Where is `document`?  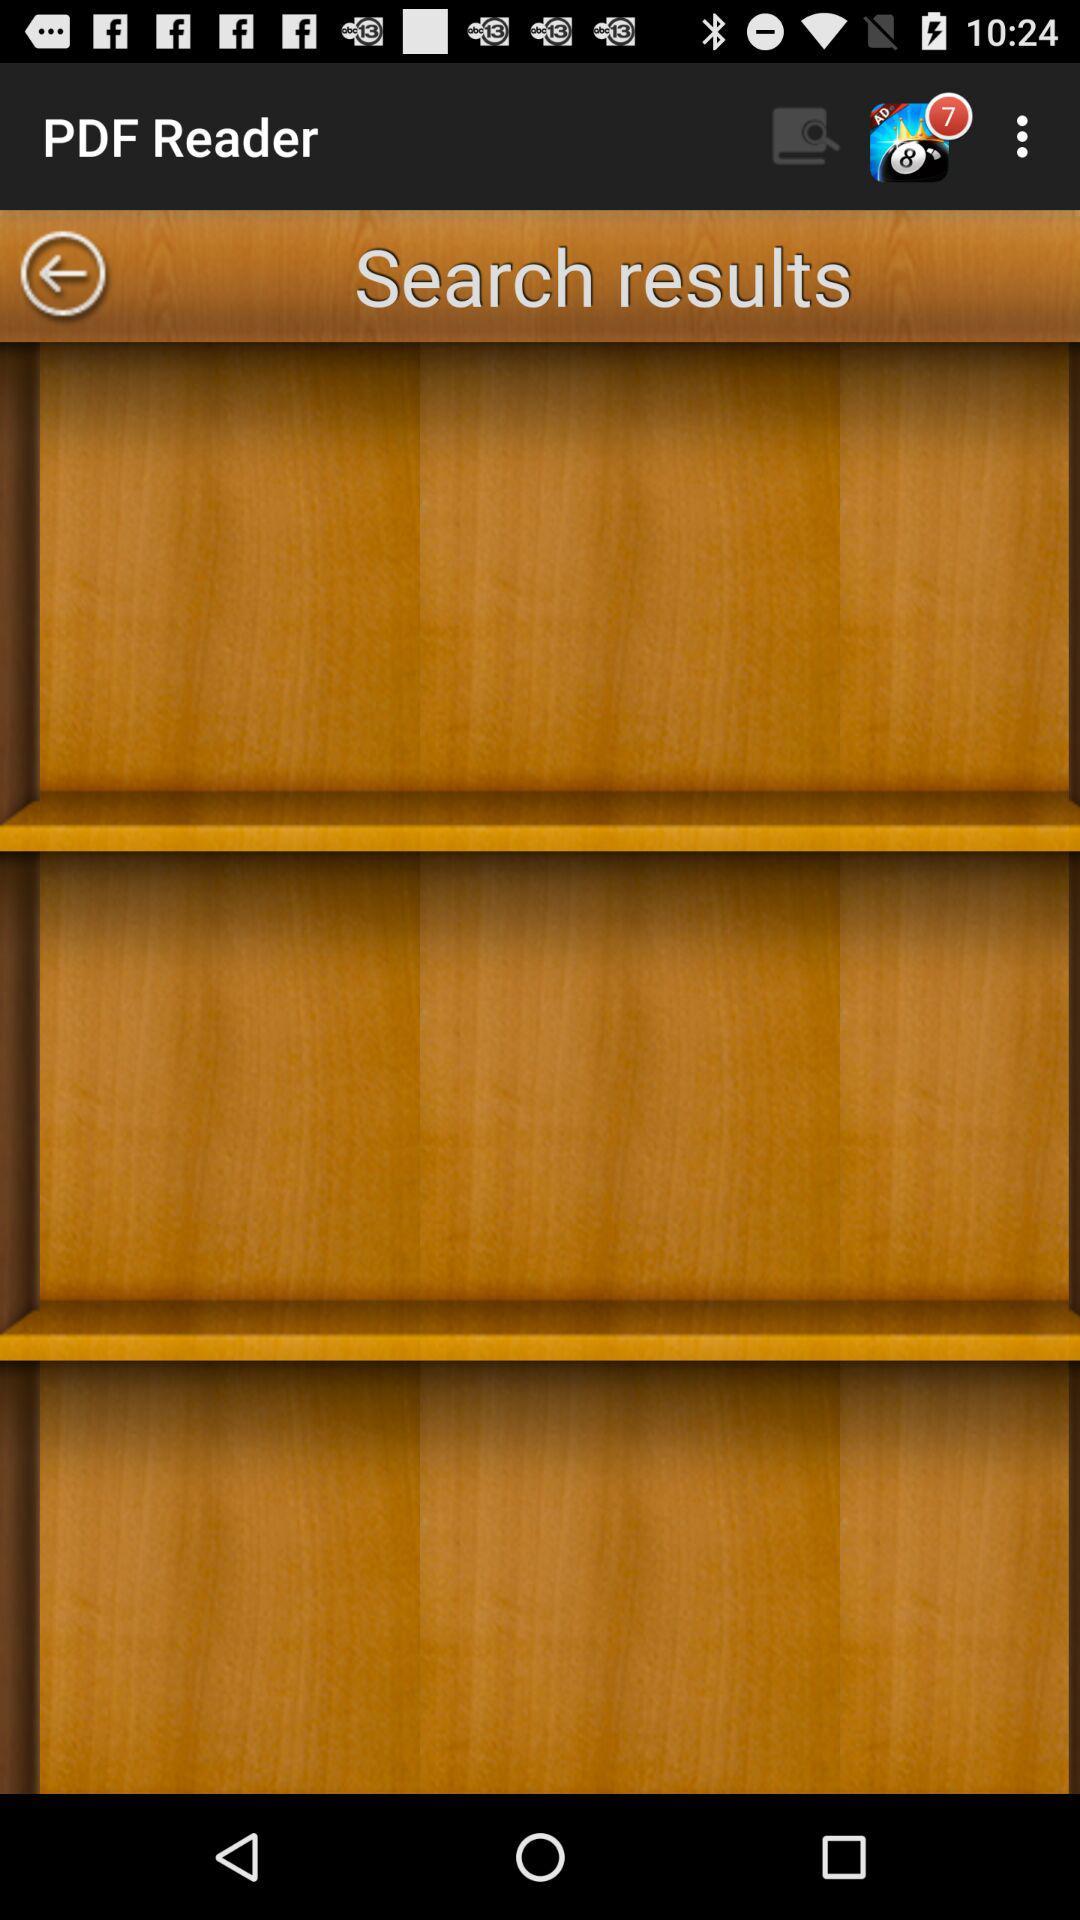
document is located at coordinates (540, 1067).